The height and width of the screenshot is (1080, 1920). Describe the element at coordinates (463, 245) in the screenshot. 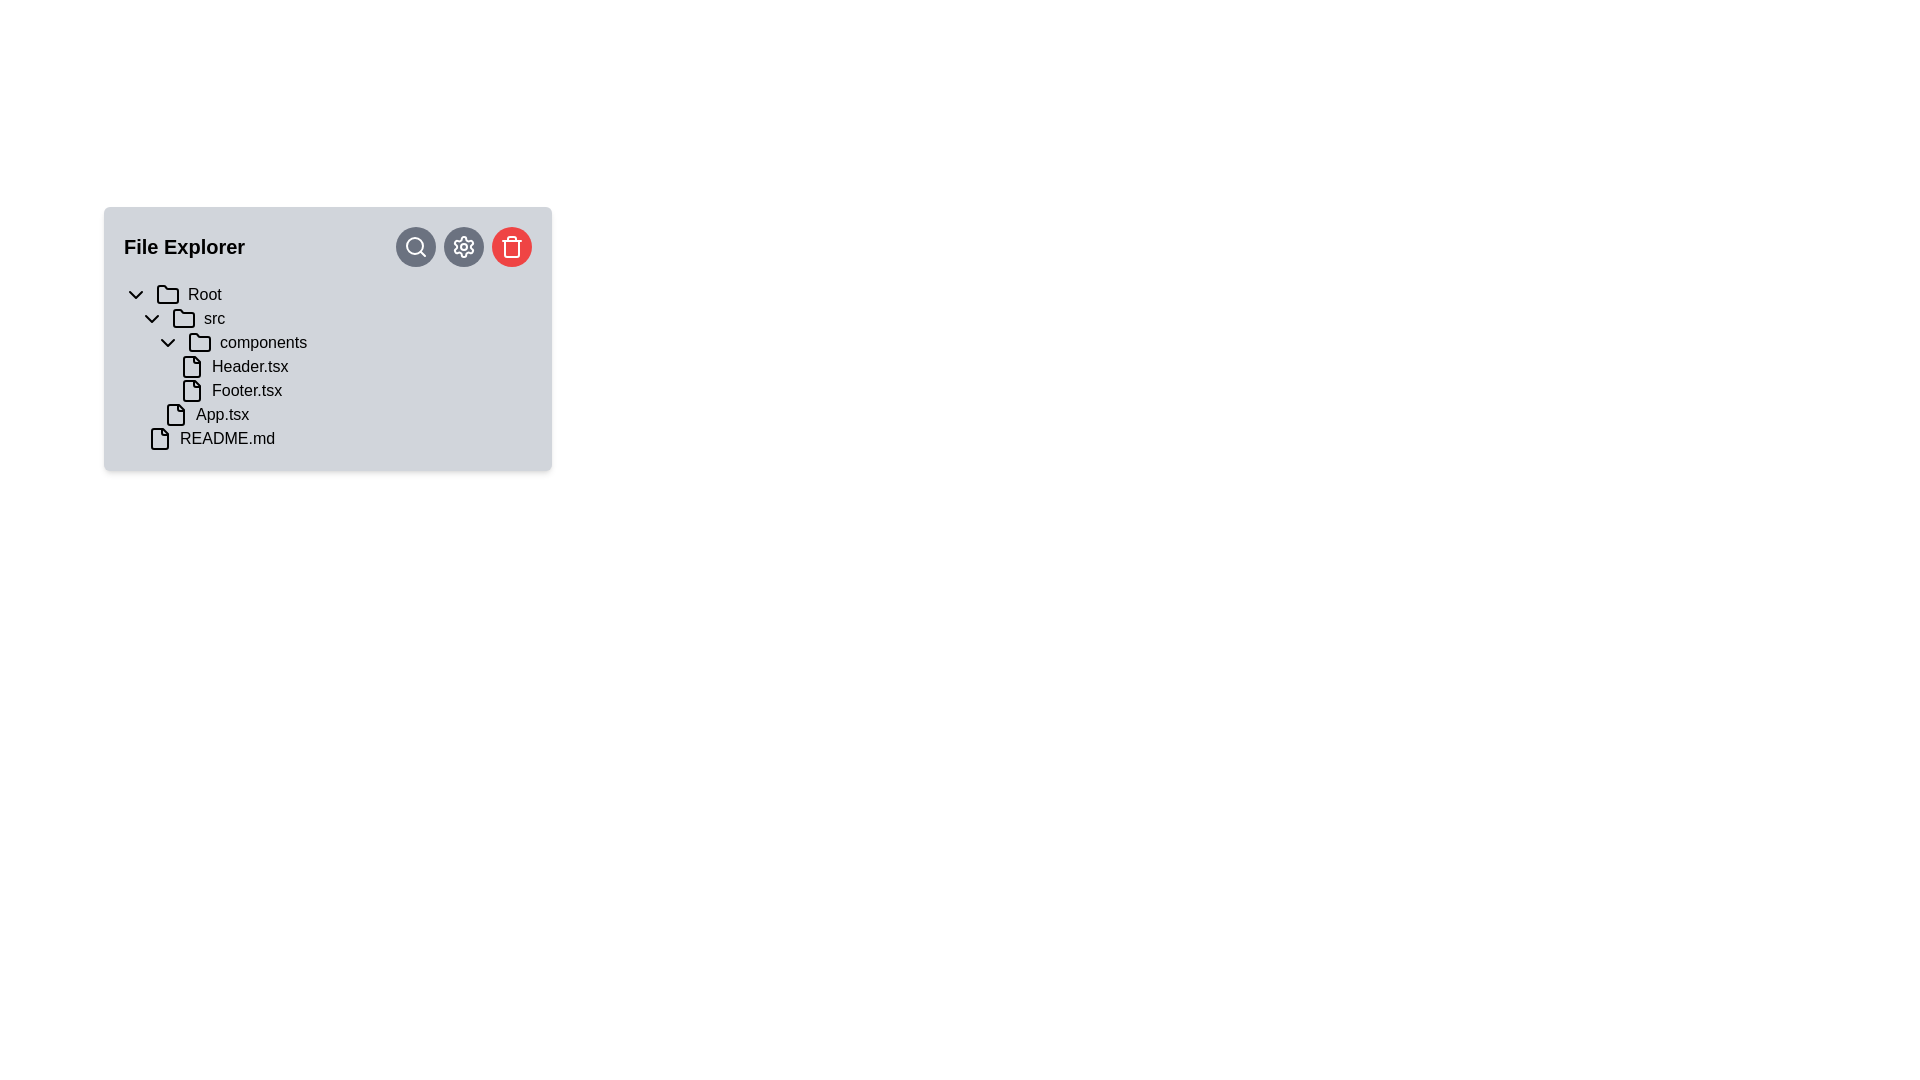

I see `the central gear icon within the circular button` at that location.